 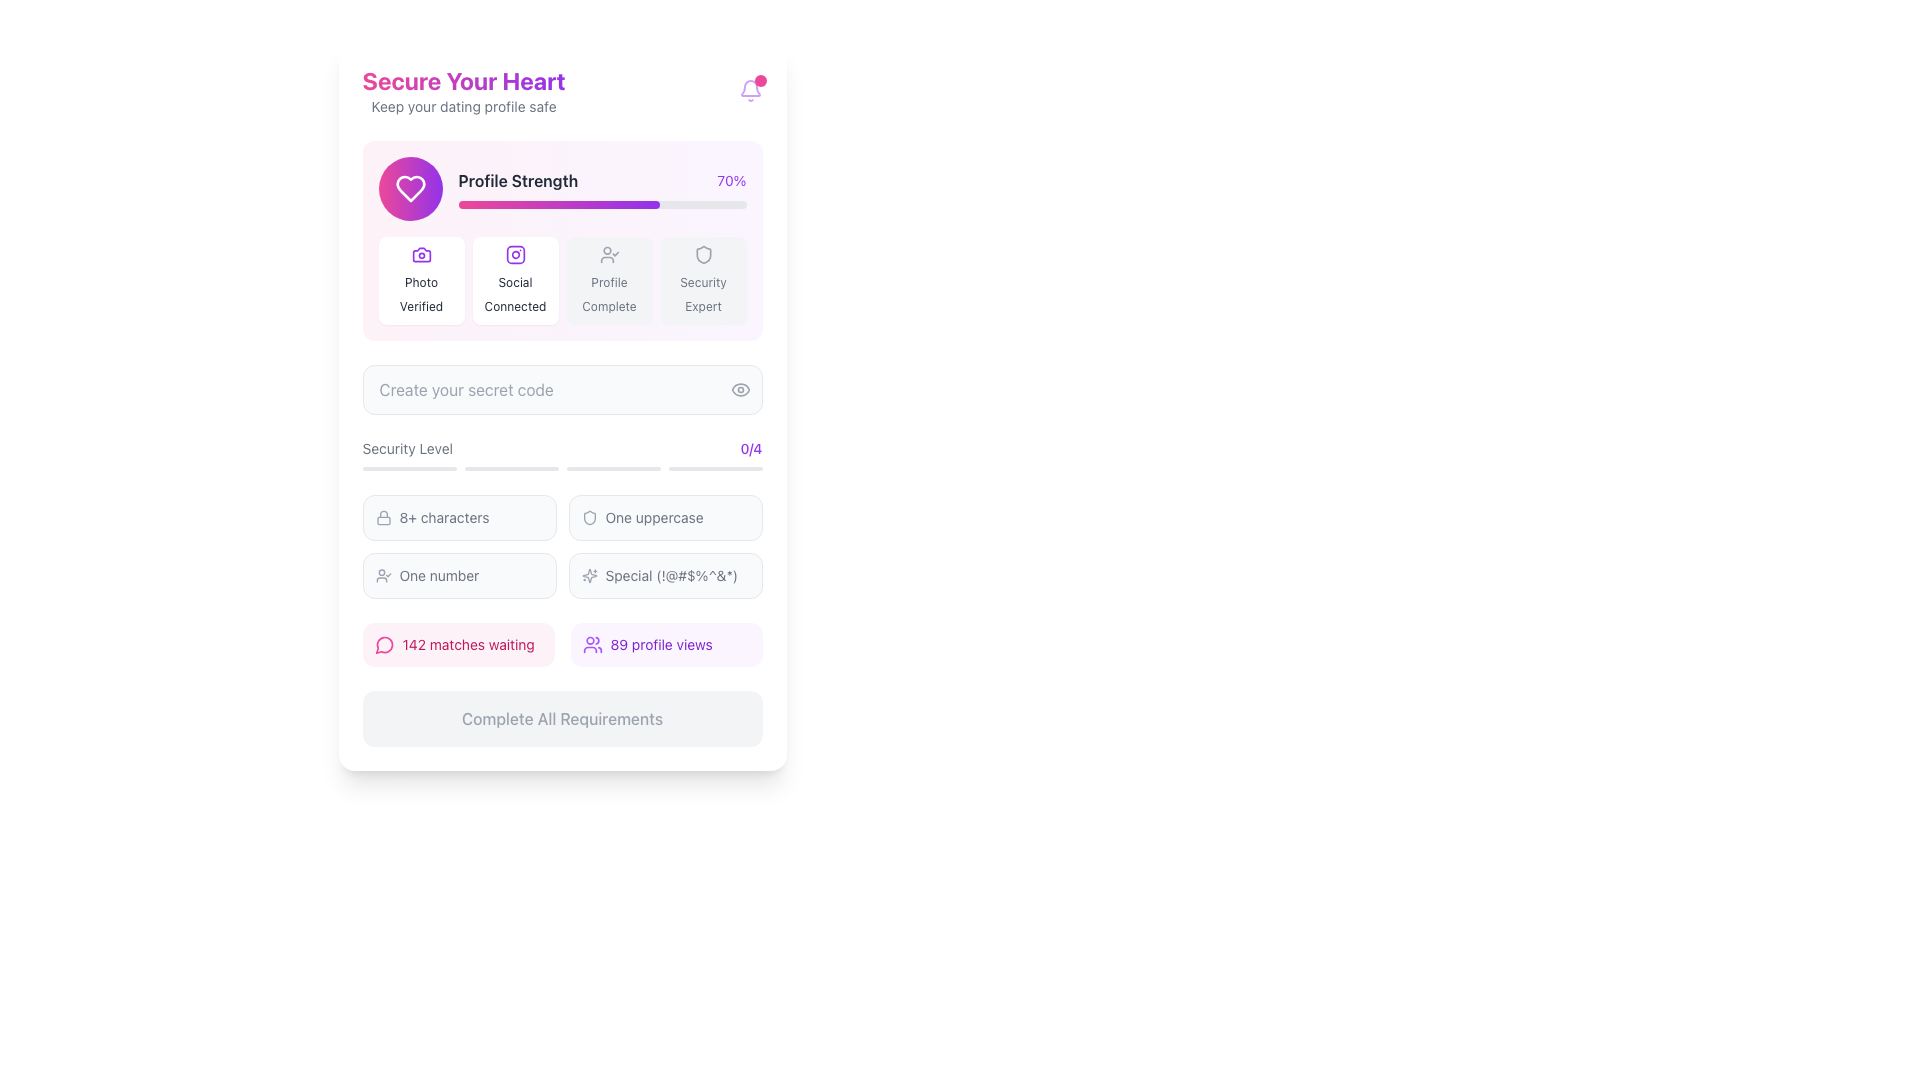 I want to click on the icon associated with the matches section, located to the left of the '142 matches waiting' text in the lower portion of the interface, so click(x=384, y=644).